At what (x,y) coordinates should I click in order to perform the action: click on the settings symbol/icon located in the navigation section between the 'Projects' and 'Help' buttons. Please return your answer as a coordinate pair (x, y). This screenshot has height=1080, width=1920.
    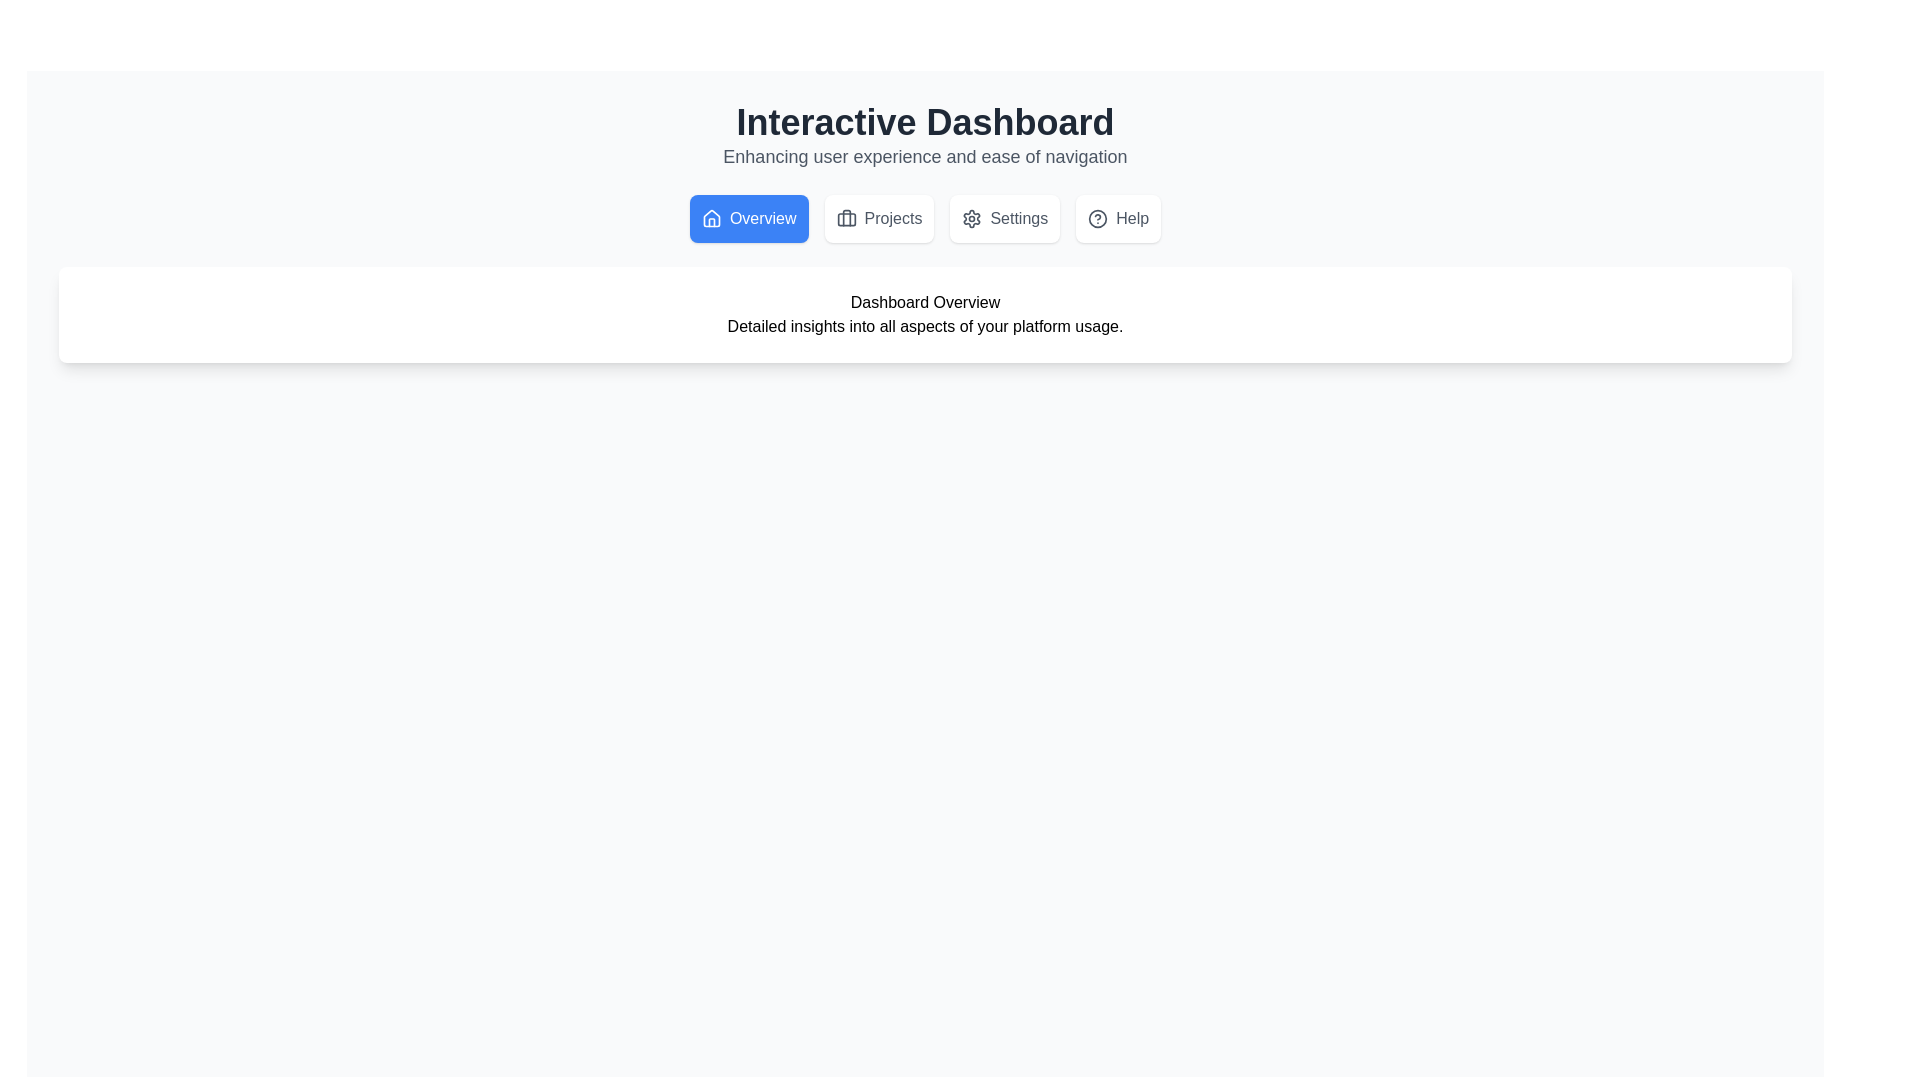
    Looking at the image, I should click on (972, 219).